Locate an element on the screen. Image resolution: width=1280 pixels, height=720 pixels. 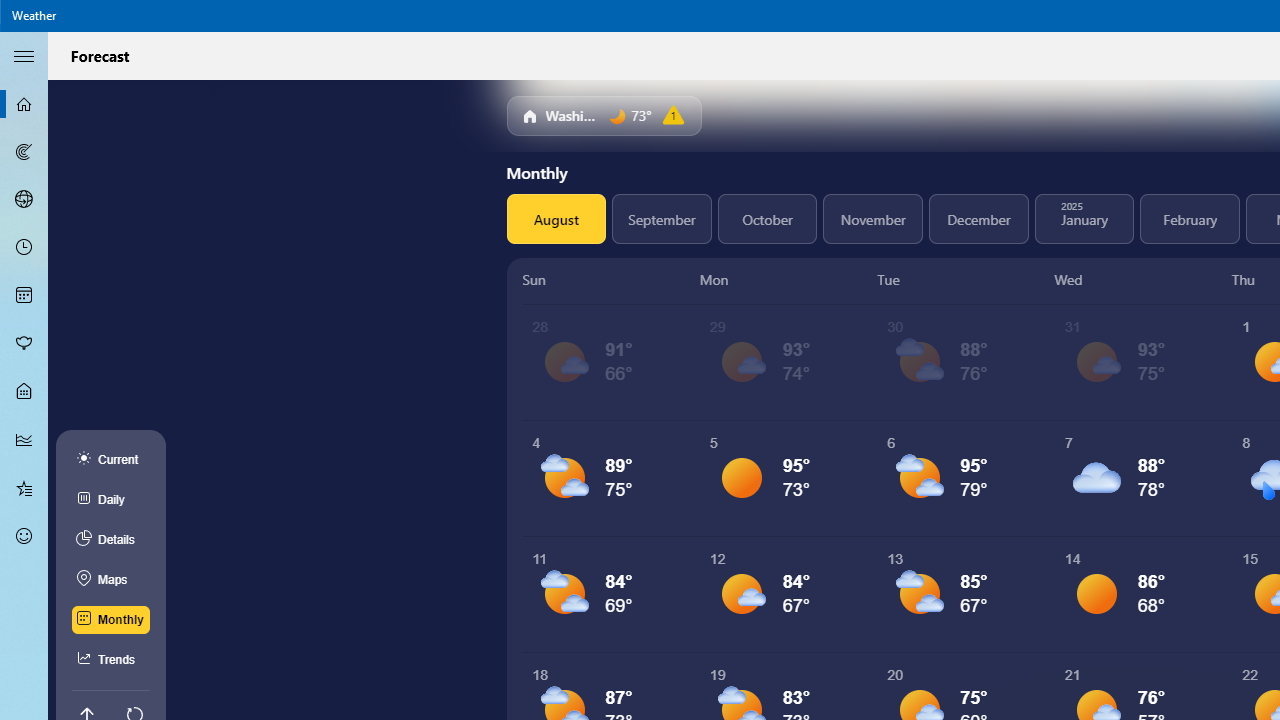
'Life - Not Selected' is located at coordinates (24, 392).